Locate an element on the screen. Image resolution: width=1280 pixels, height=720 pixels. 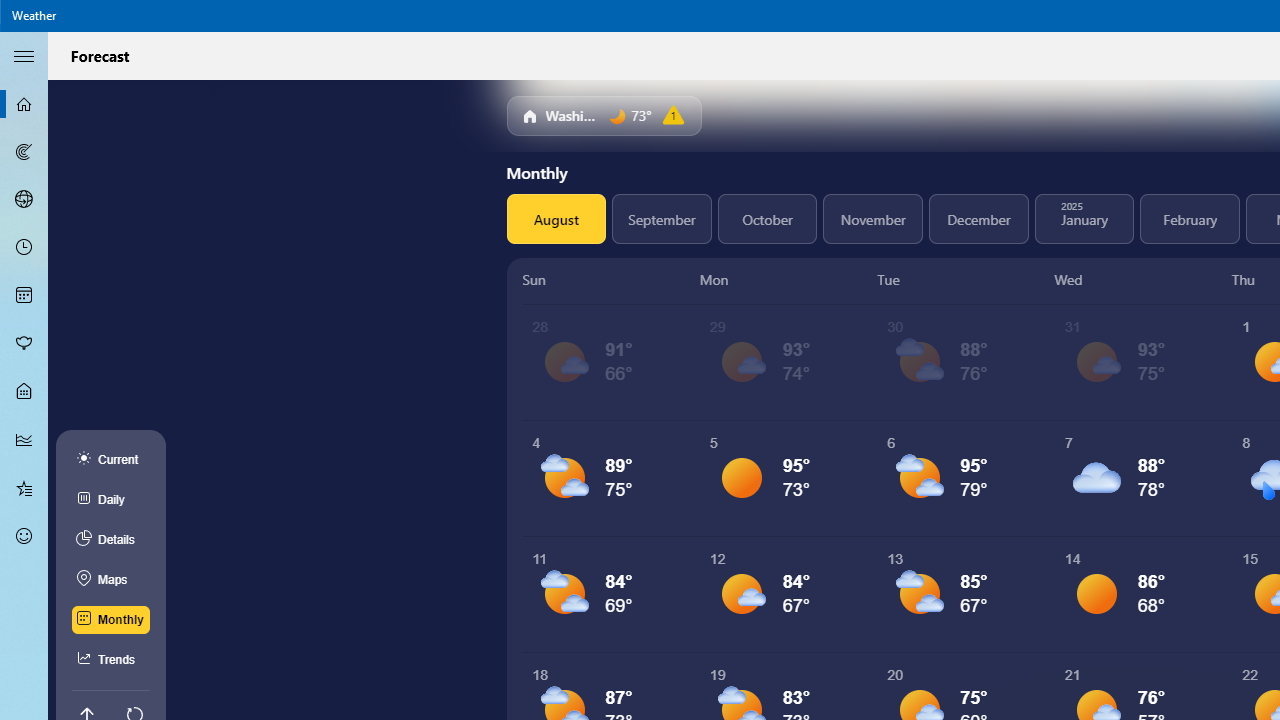
'Life - Not Selected' is located at coordinates (24, 392).